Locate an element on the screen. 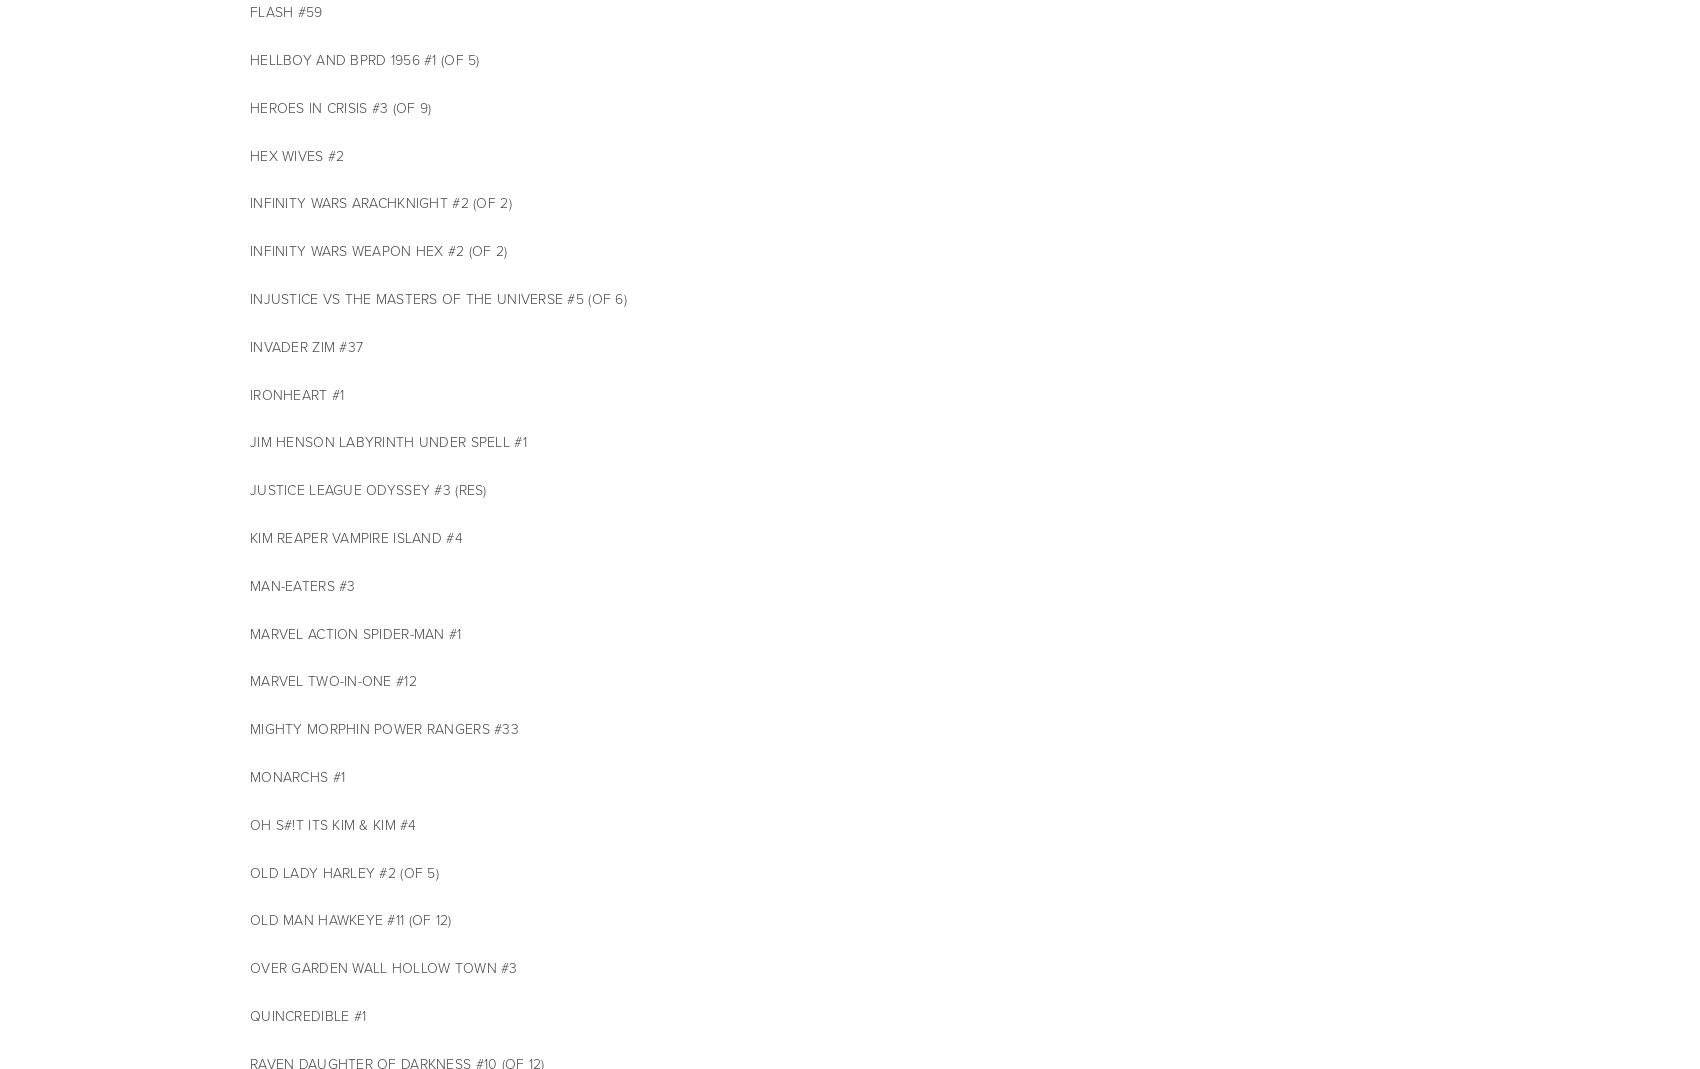 The height and width of the screenshot is (1069, 1700). 'MAN-EATERS #3' is located at coordinates (302, 585).